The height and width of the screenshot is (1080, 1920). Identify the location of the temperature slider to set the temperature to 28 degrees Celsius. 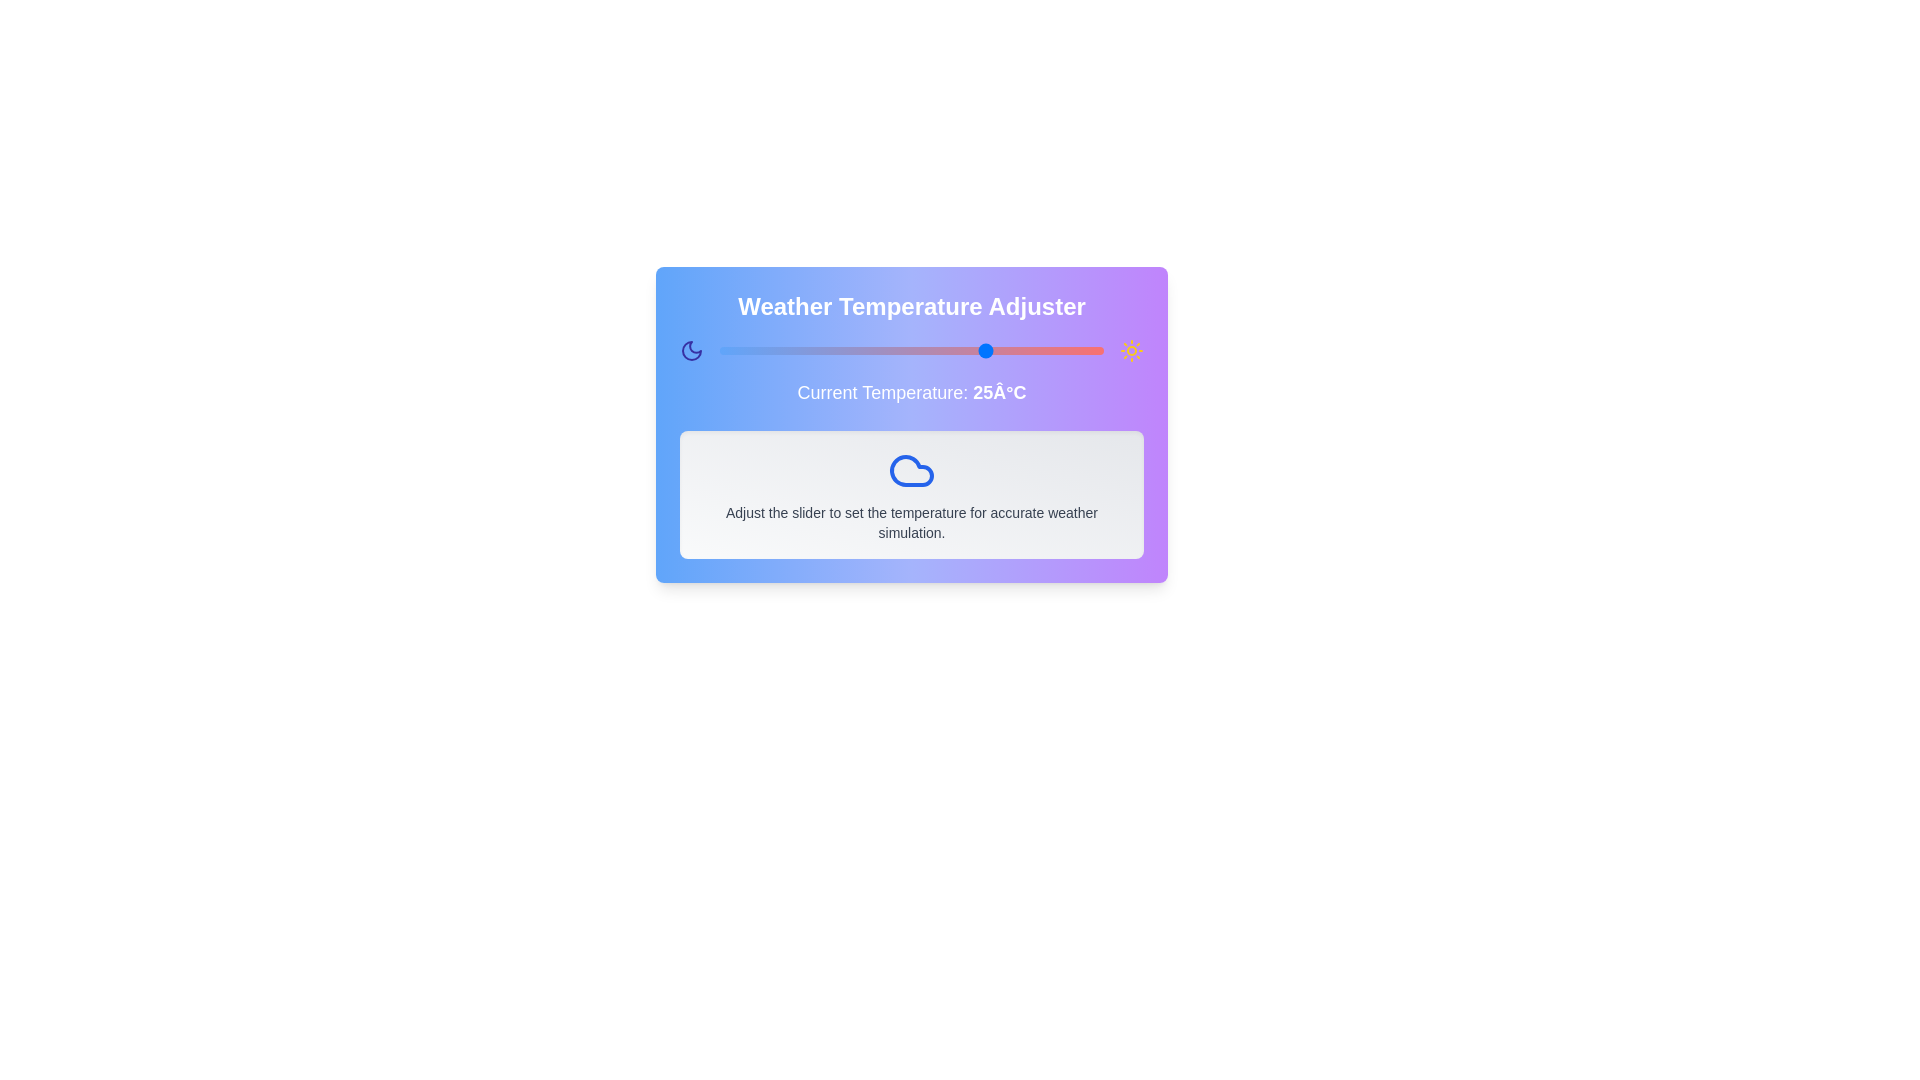
(1011, 350).